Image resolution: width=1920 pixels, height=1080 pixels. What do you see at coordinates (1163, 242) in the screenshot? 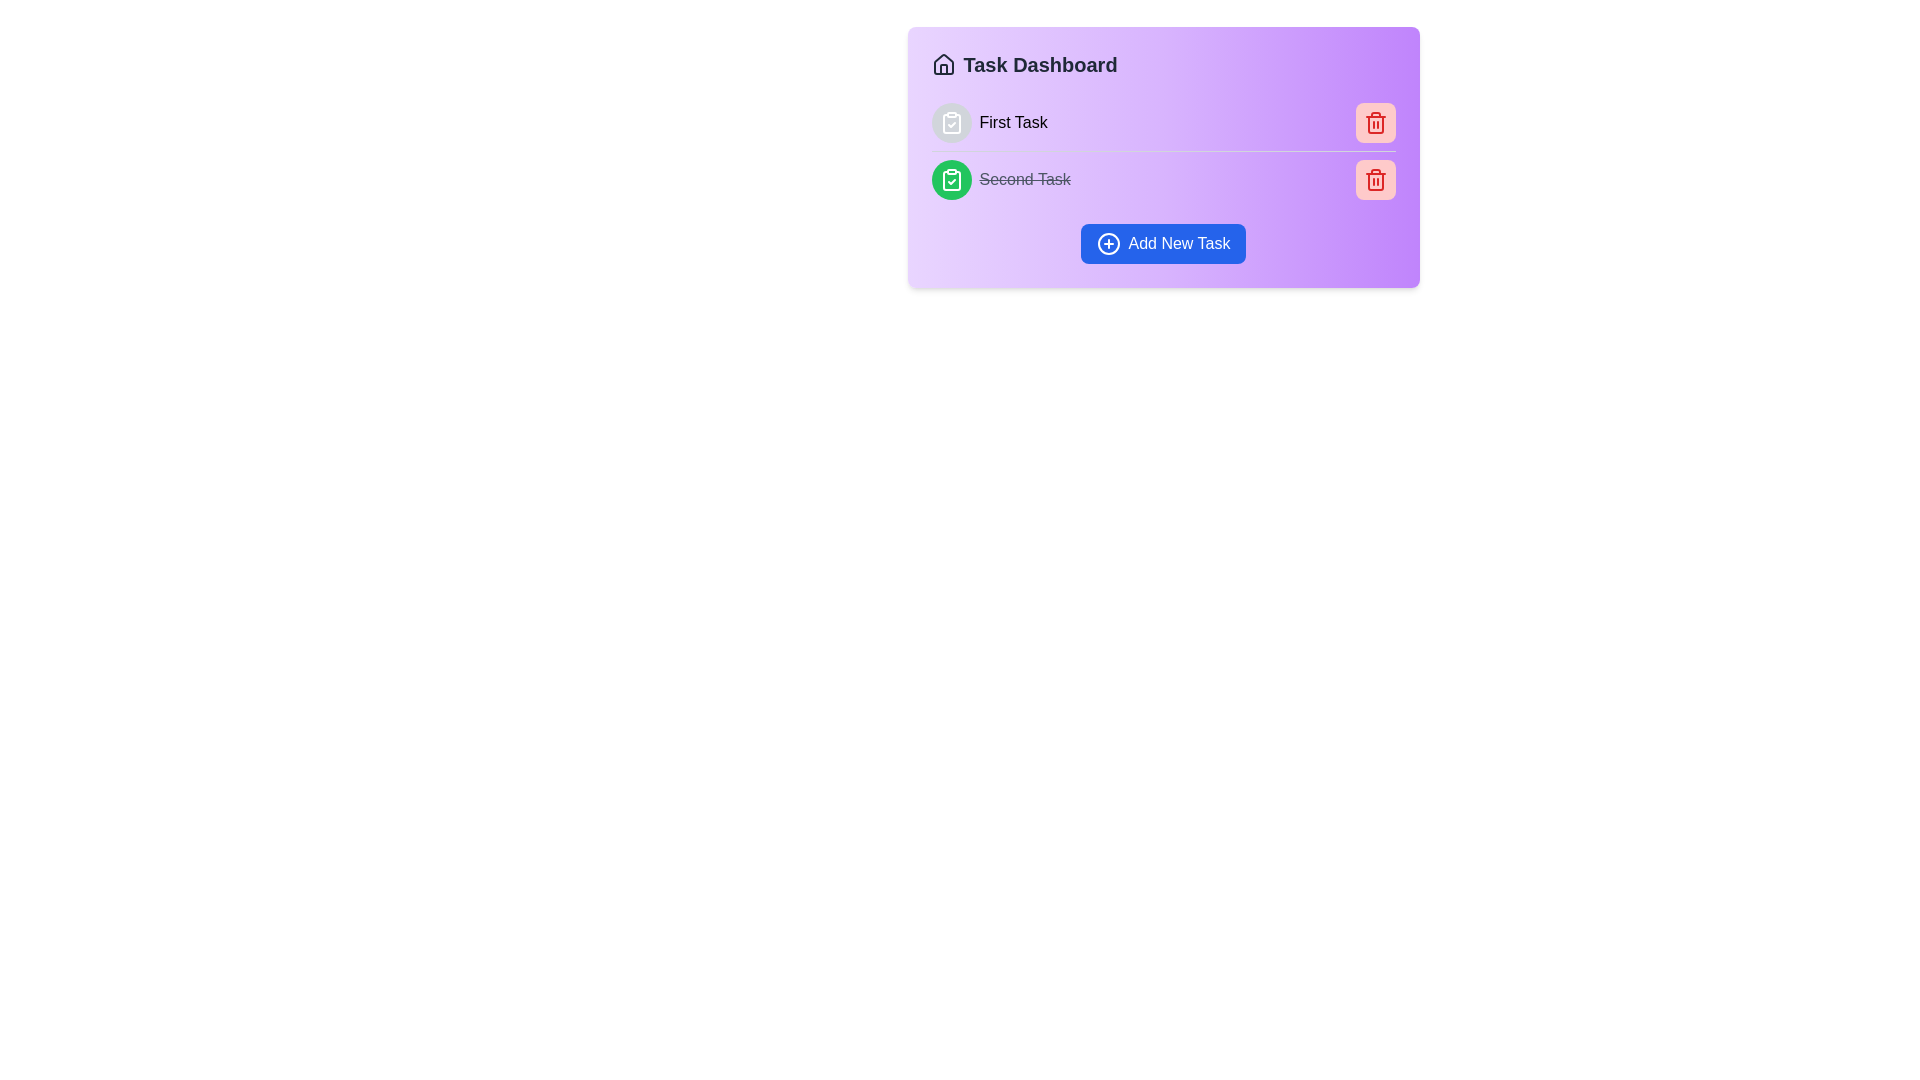
I see `the button that adds new tasks to the dashboard, located at the bottom of the 'Task Dashboard' interface beneath 'First Task' and 'Second Task'` at bounding box center [1163, 242].